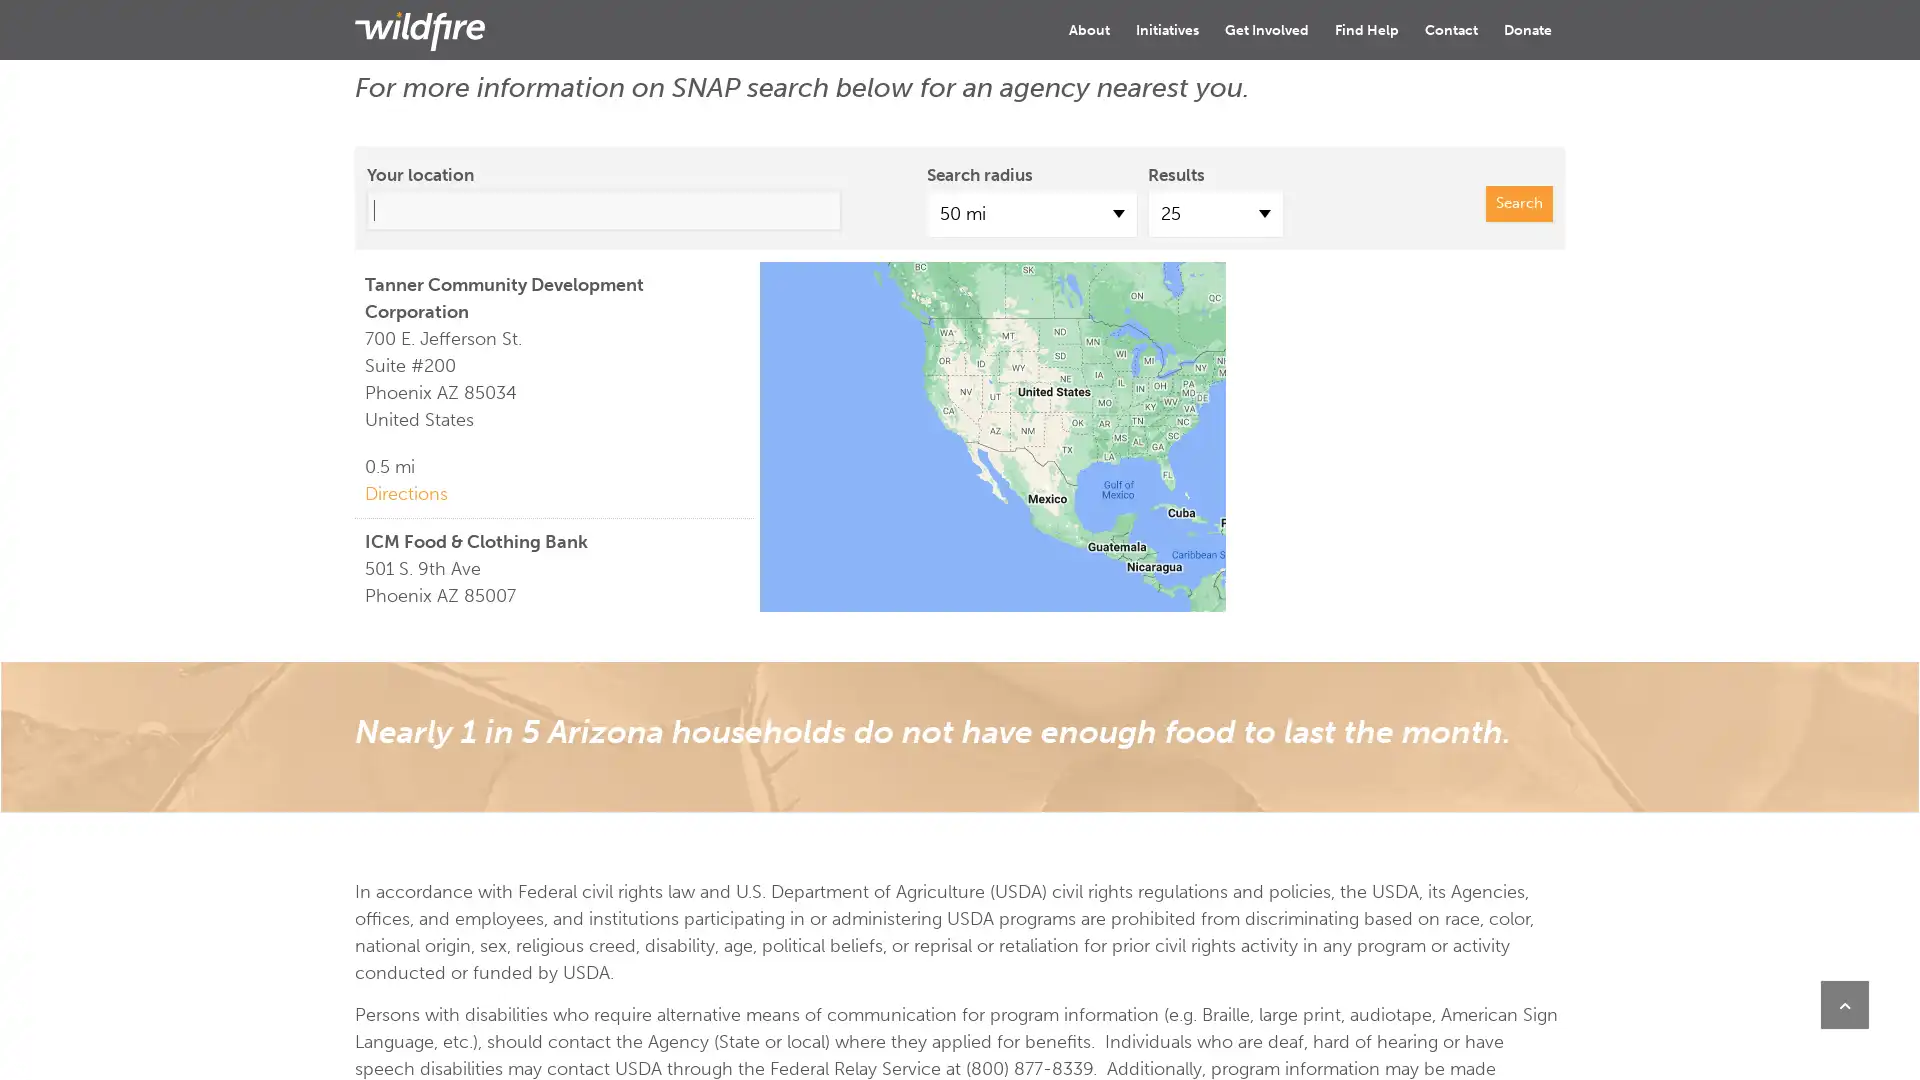 This screenshot has height=1080, width=1920. What do you see at coordinates (1519, 204) in the screenshot?
I see `Search` at bounding box center [1519, 204].